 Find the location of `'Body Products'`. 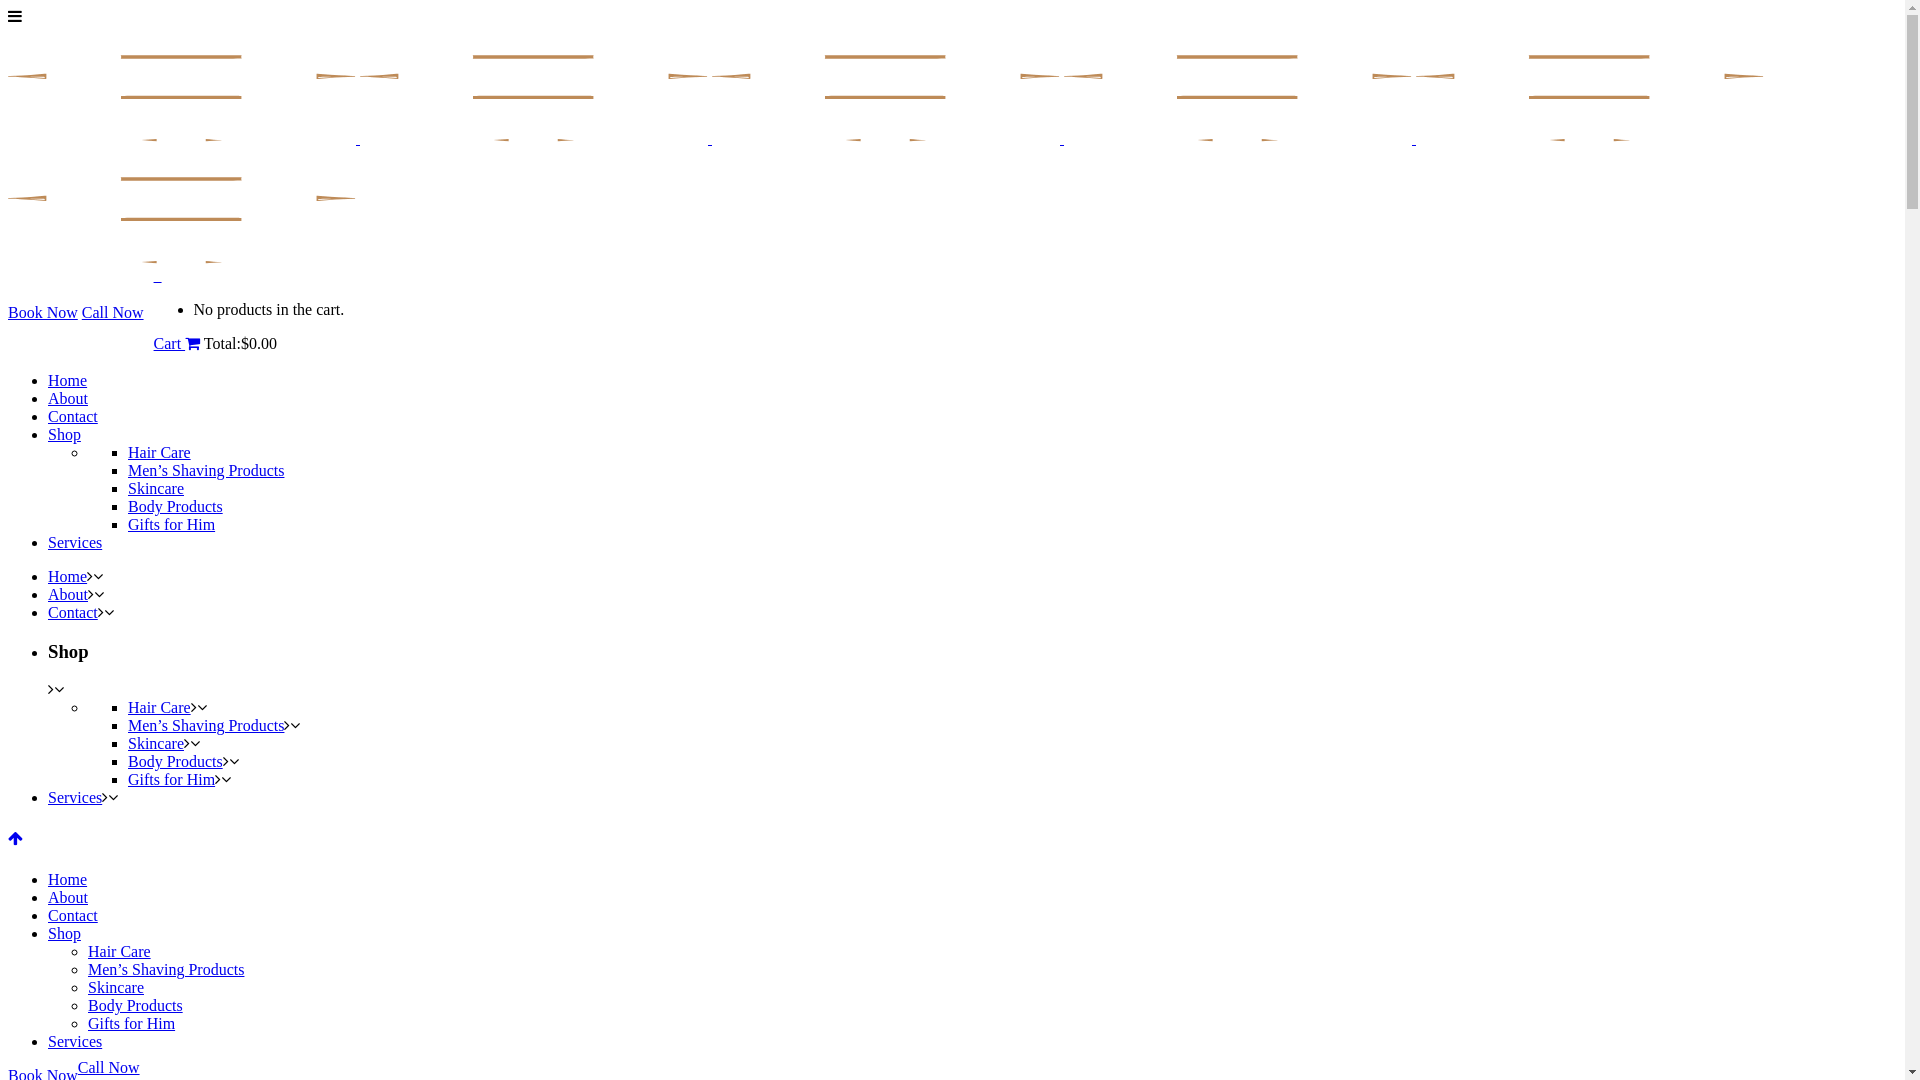

'Body Products' is located at coordinates (175, 761).